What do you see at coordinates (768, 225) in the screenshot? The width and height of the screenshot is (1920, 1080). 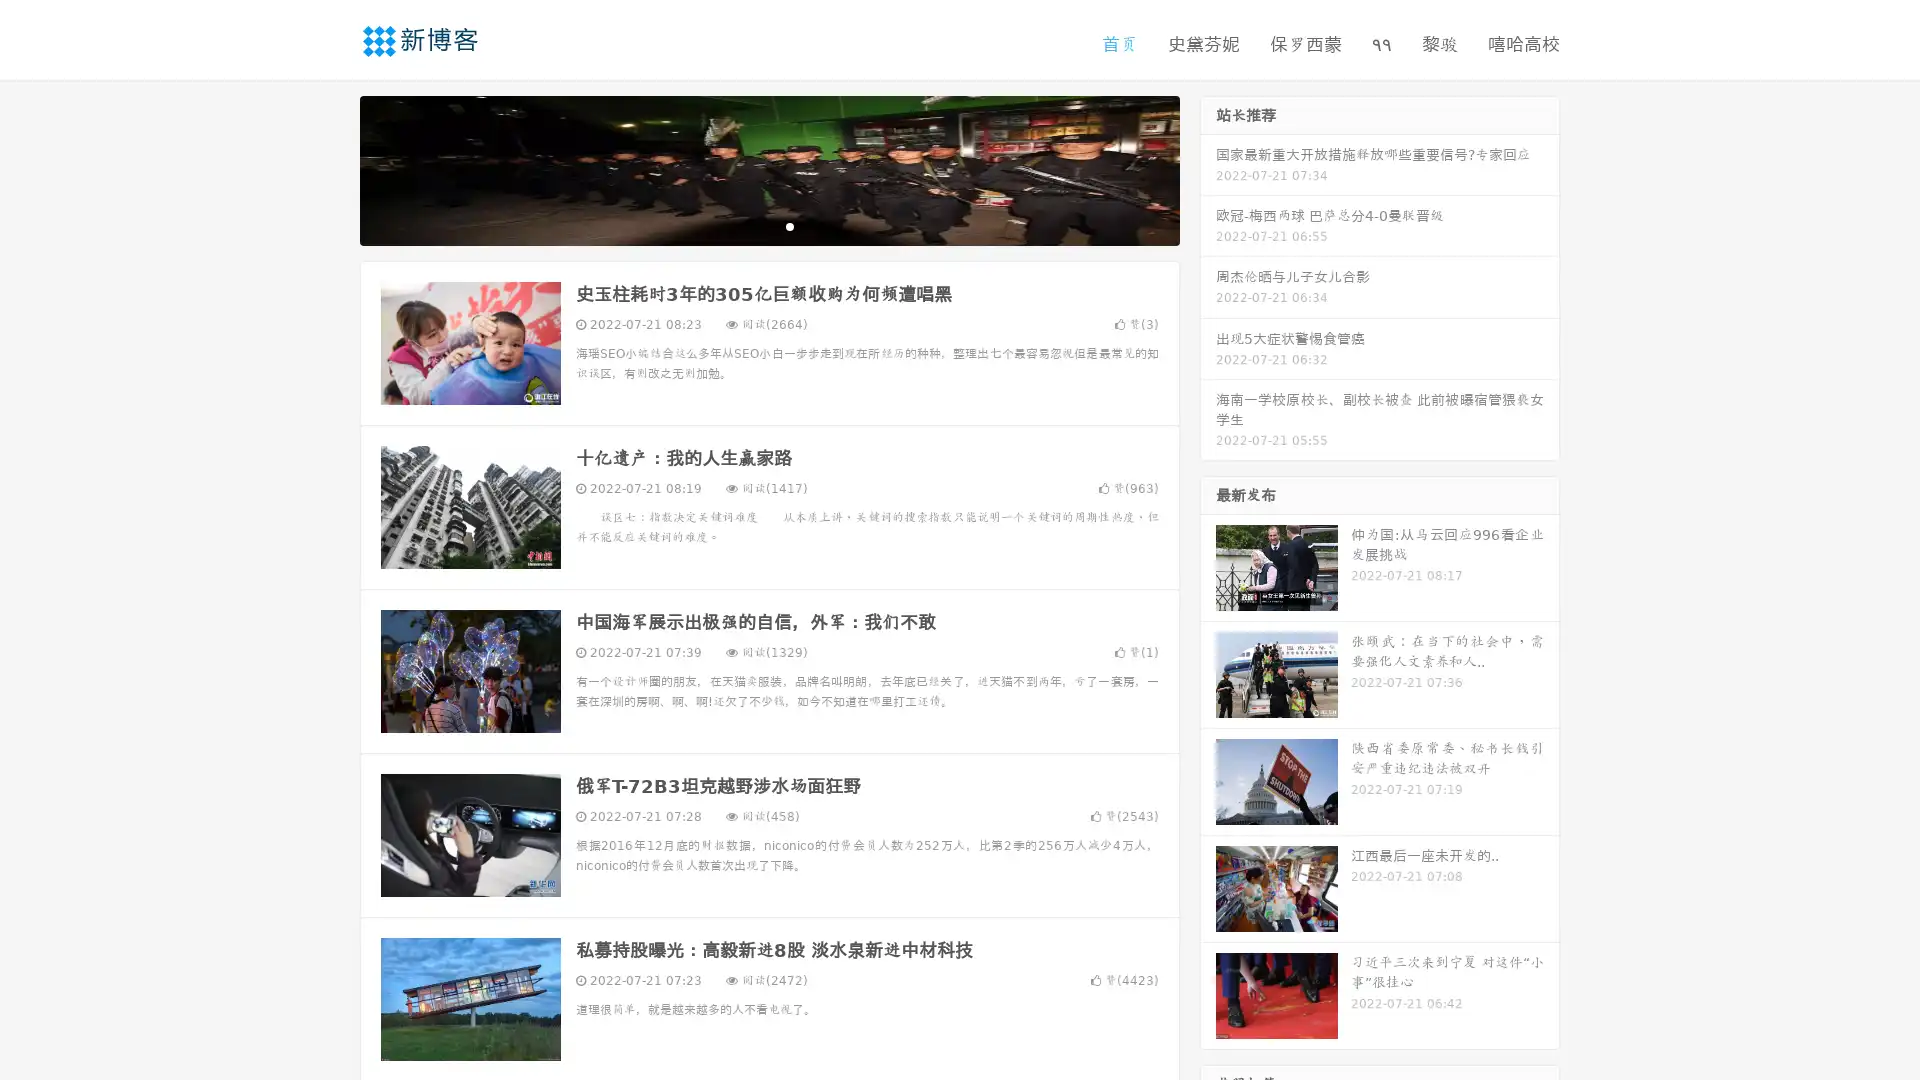 I see `Go to slide 2` at bounding box center [768, 225].